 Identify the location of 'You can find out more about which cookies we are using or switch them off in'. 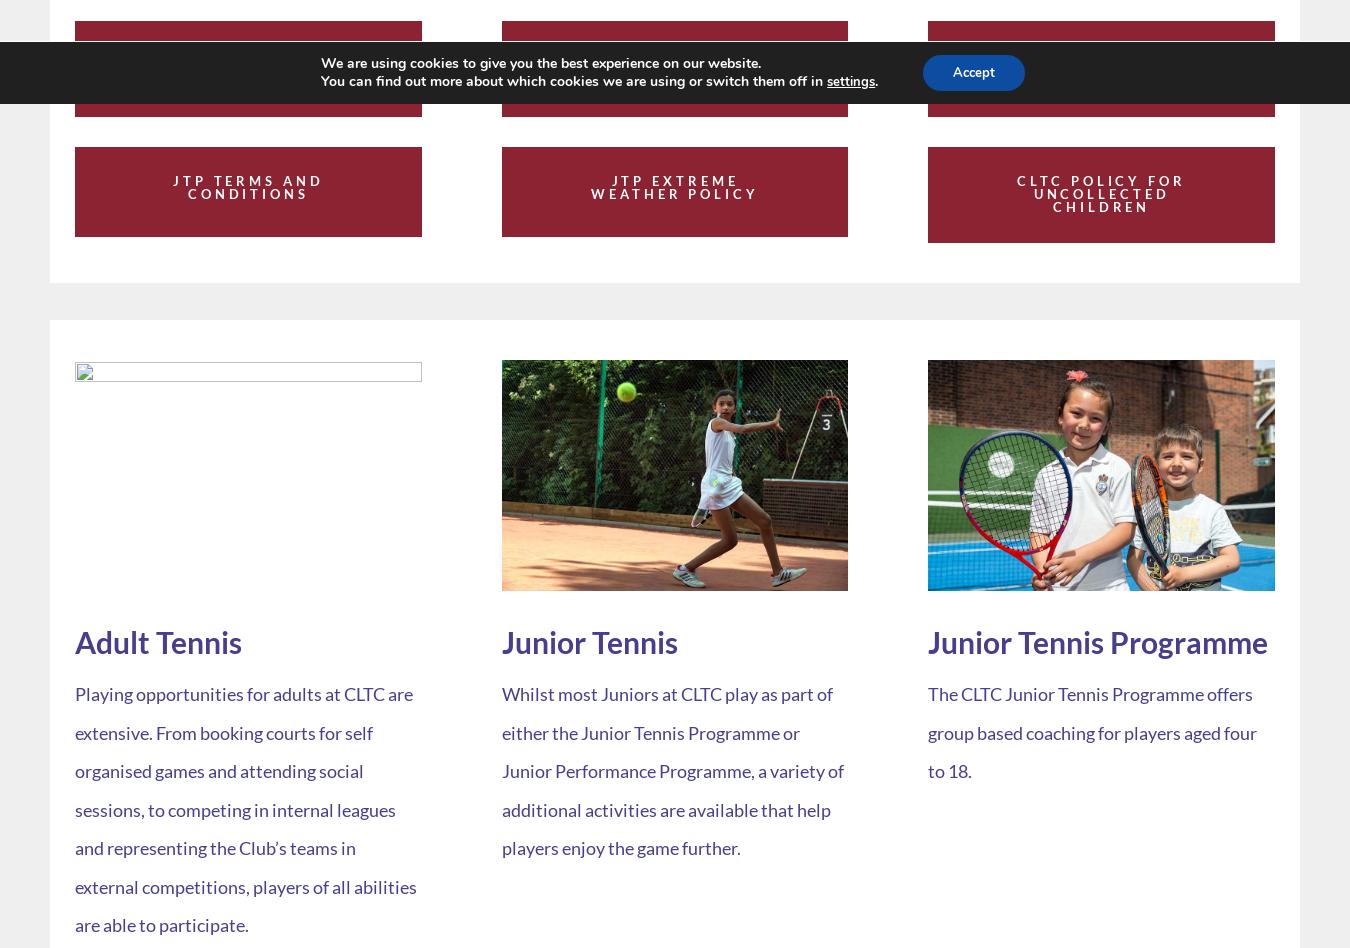
(574, 80).